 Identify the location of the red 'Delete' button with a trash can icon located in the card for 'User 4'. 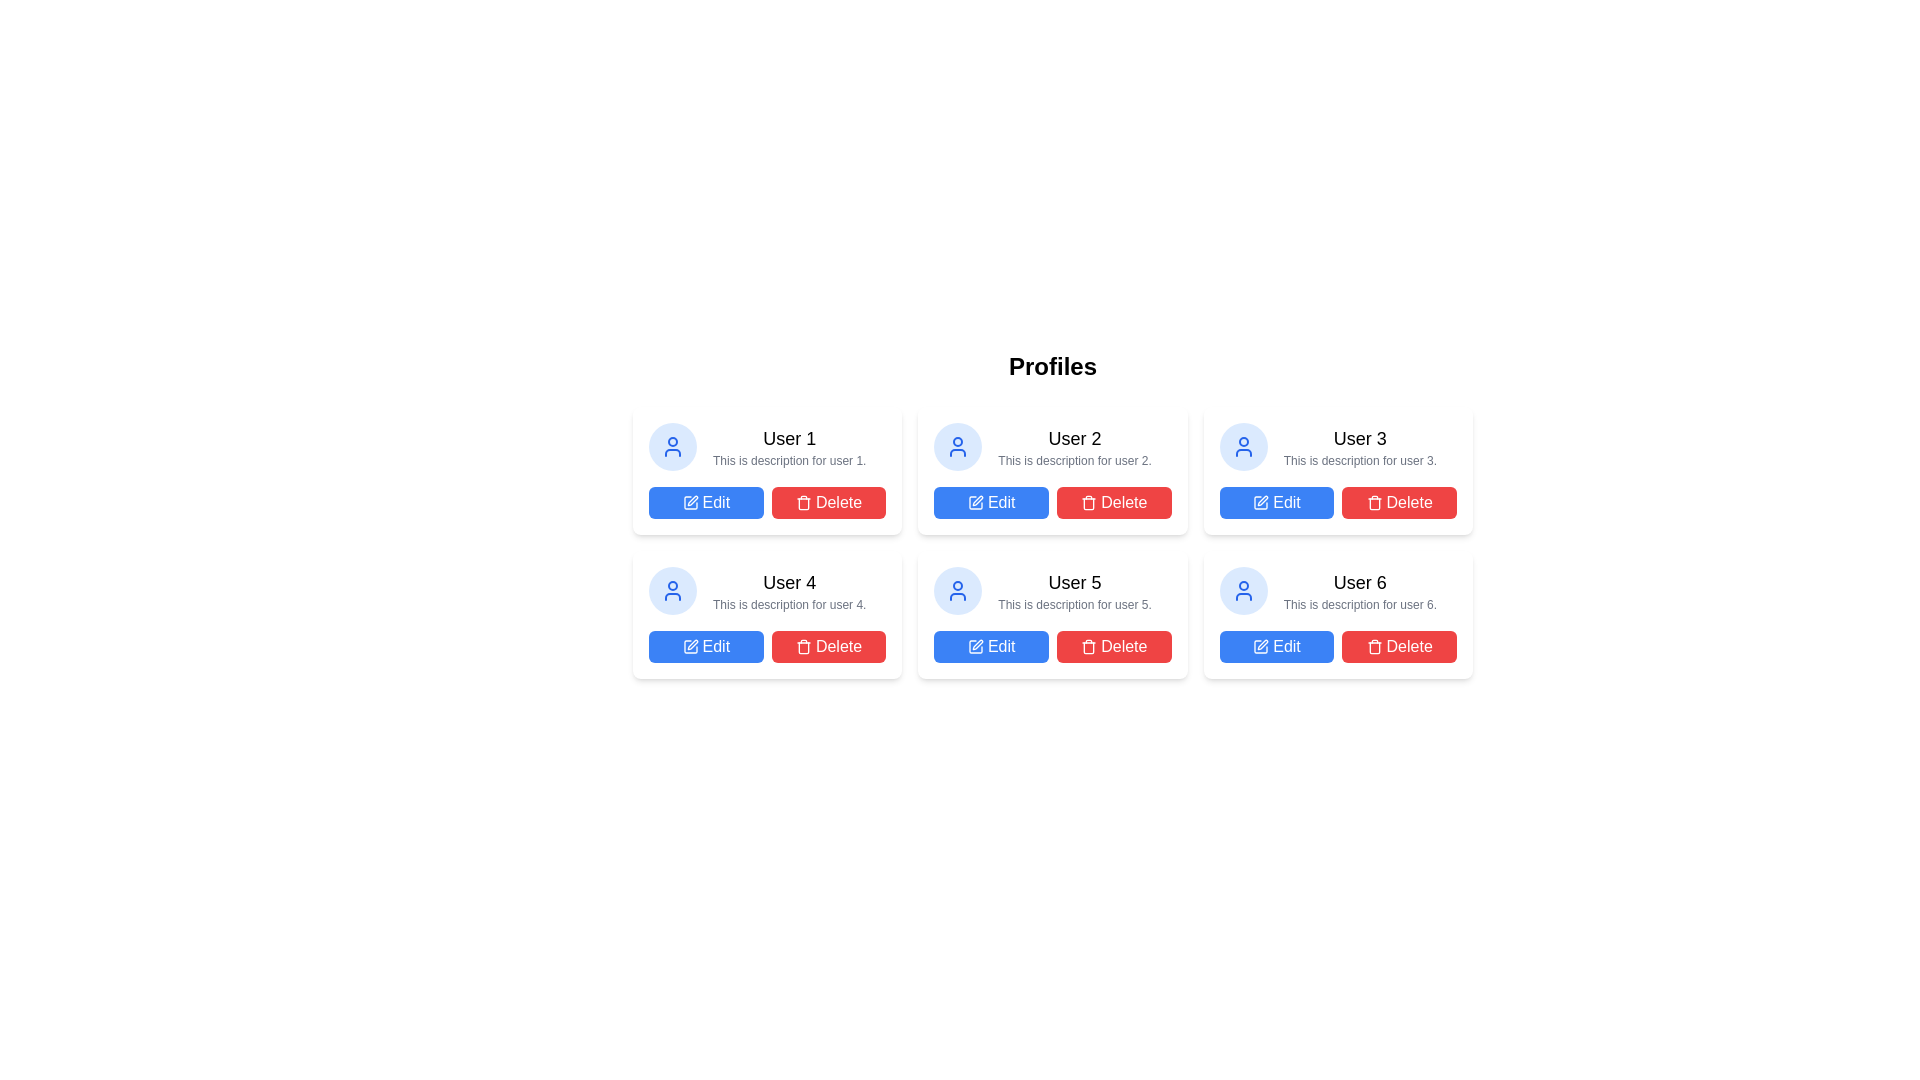
(829, 647).